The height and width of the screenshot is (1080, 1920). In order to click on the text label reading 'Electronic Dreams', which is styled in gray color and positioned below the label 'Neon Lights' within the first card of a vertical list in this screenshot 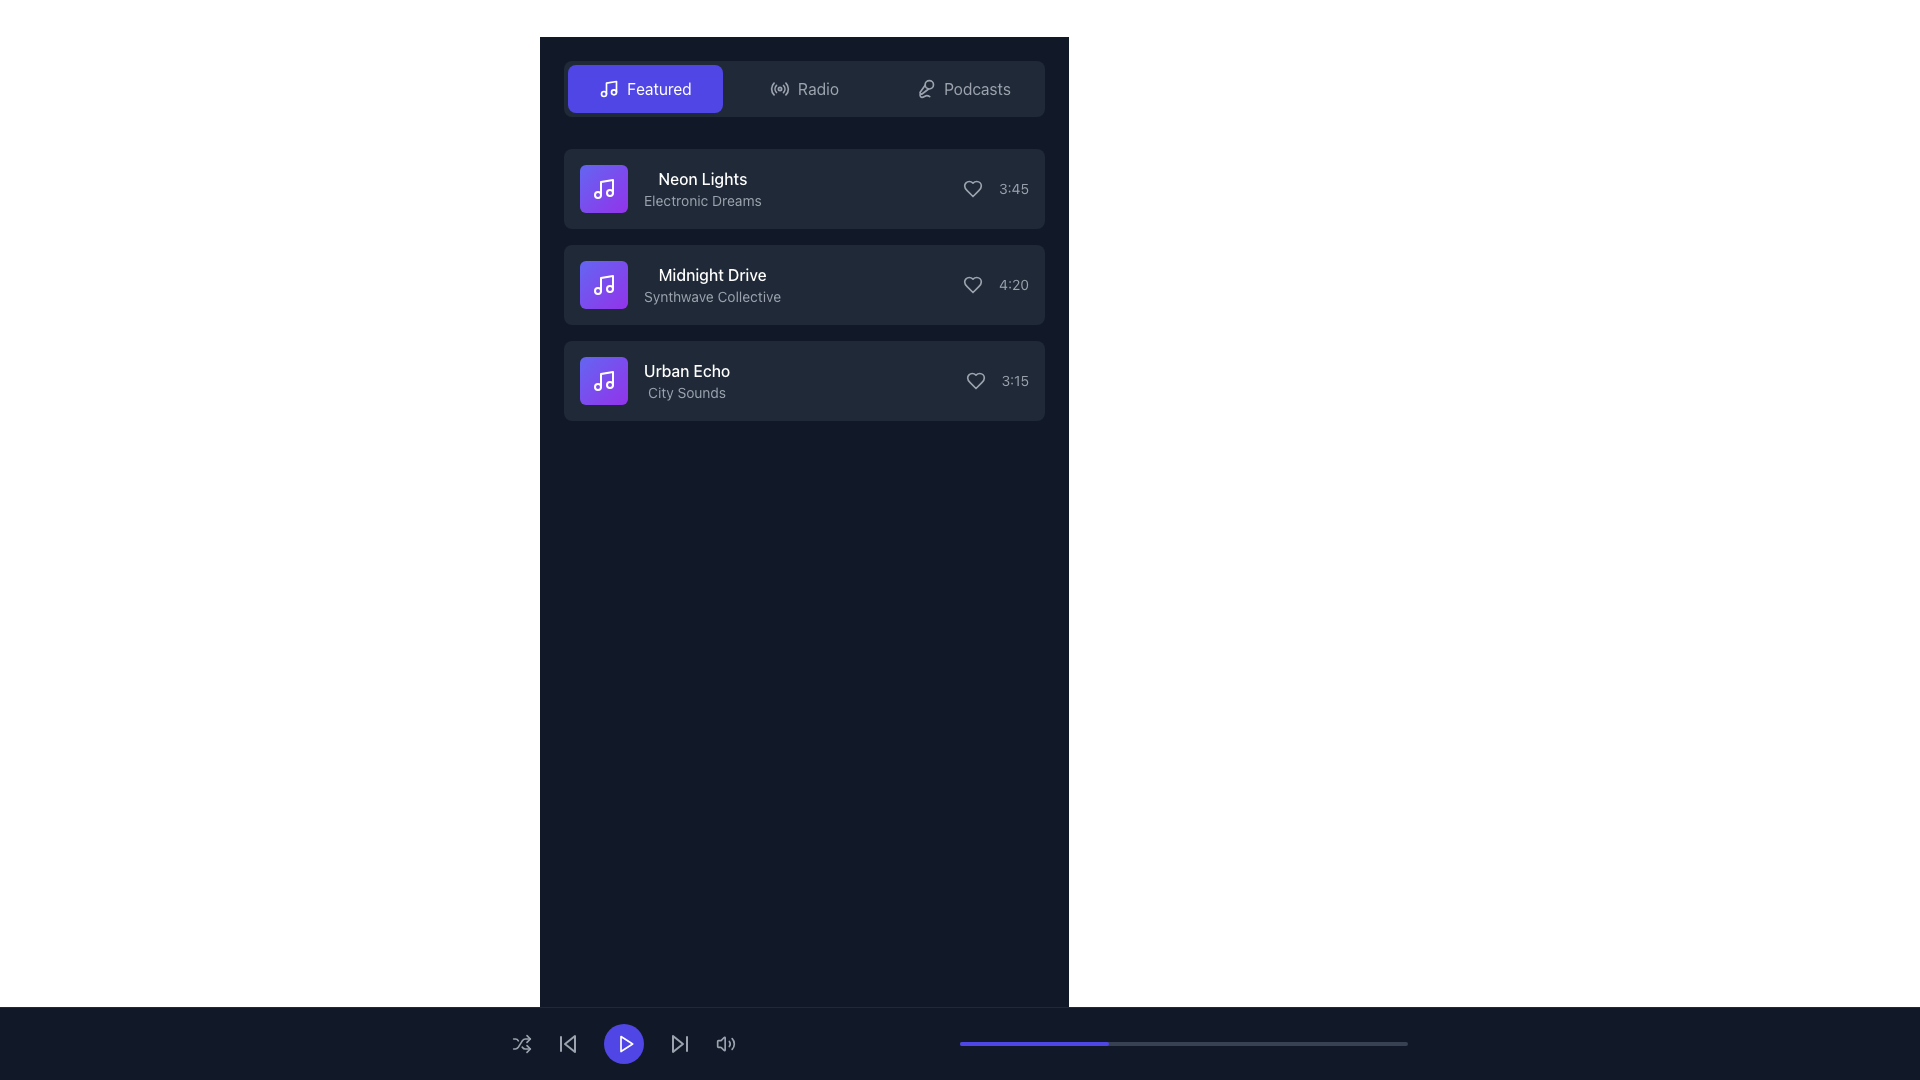, I will do `click(702, 200)`.